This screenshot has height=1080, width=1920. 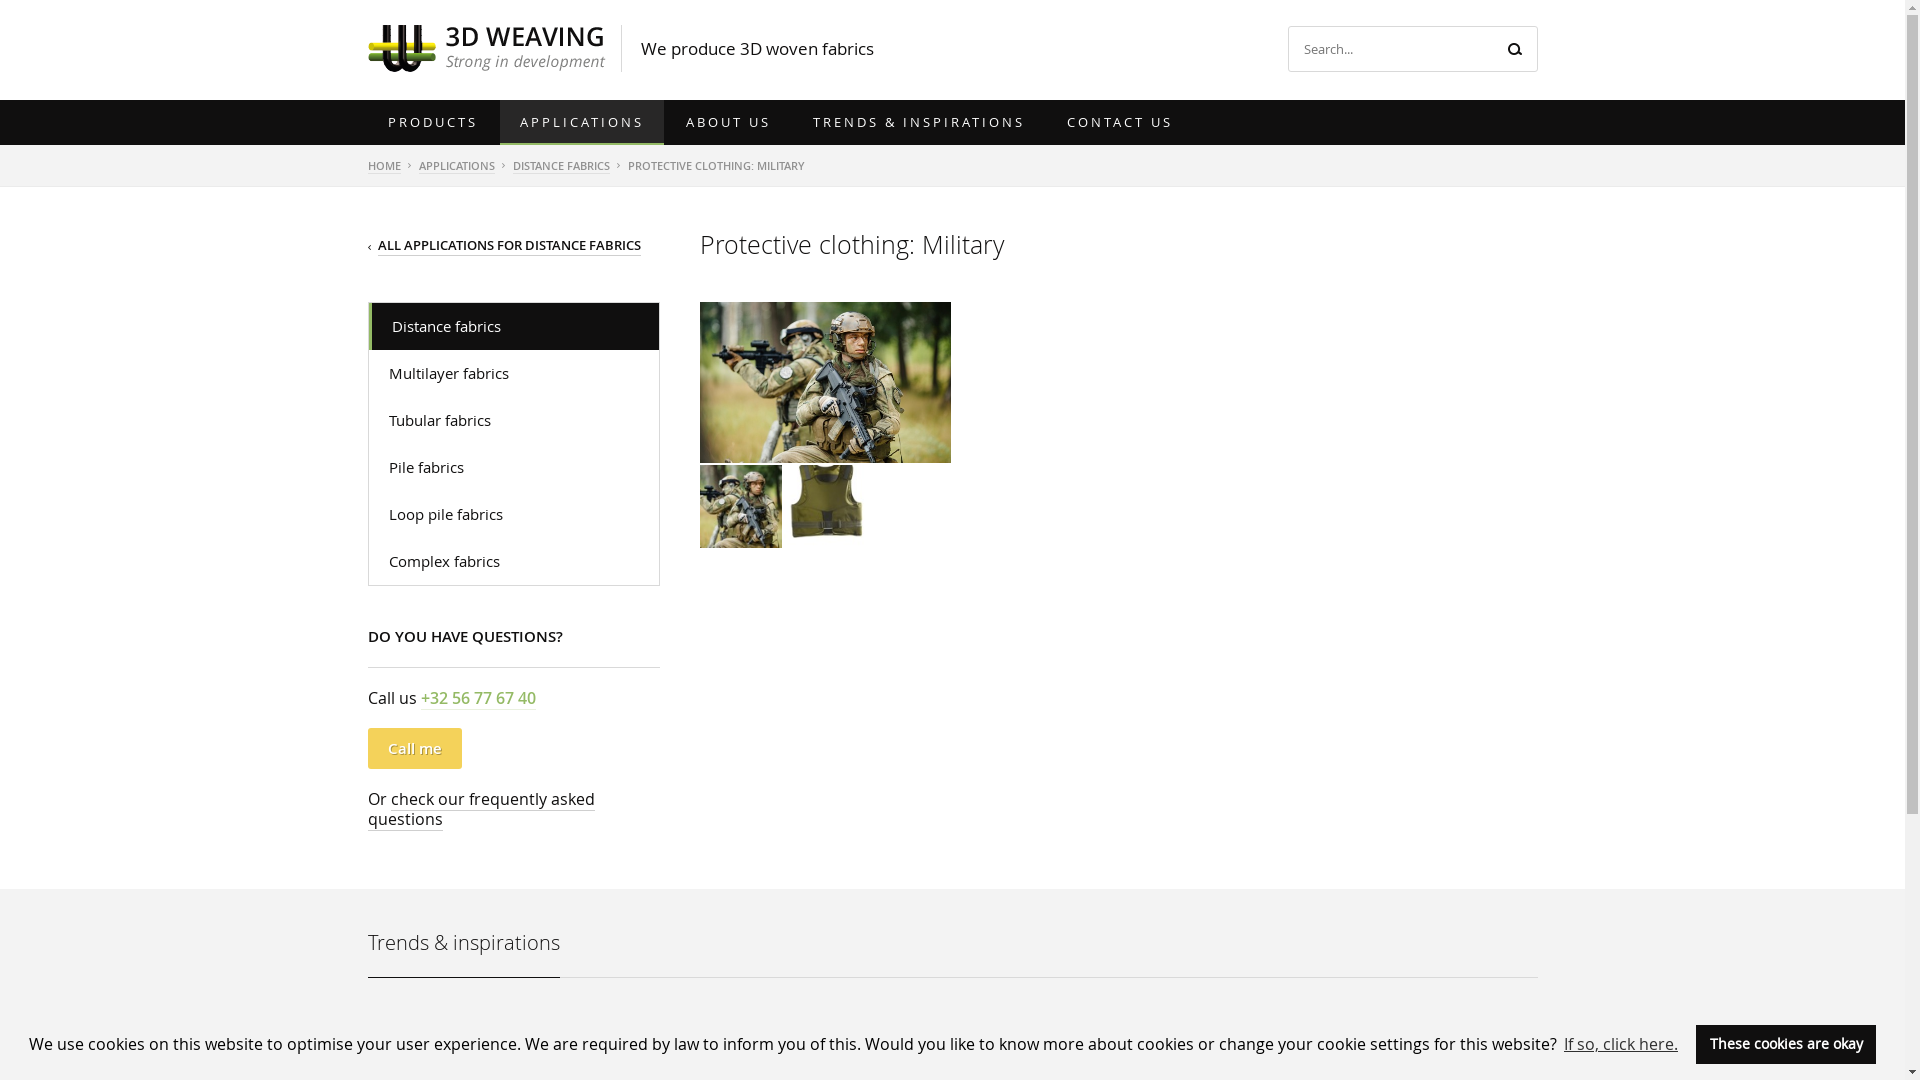 I want to click on 'We produce 3D woven fabrics', so click(x=755, y=48).